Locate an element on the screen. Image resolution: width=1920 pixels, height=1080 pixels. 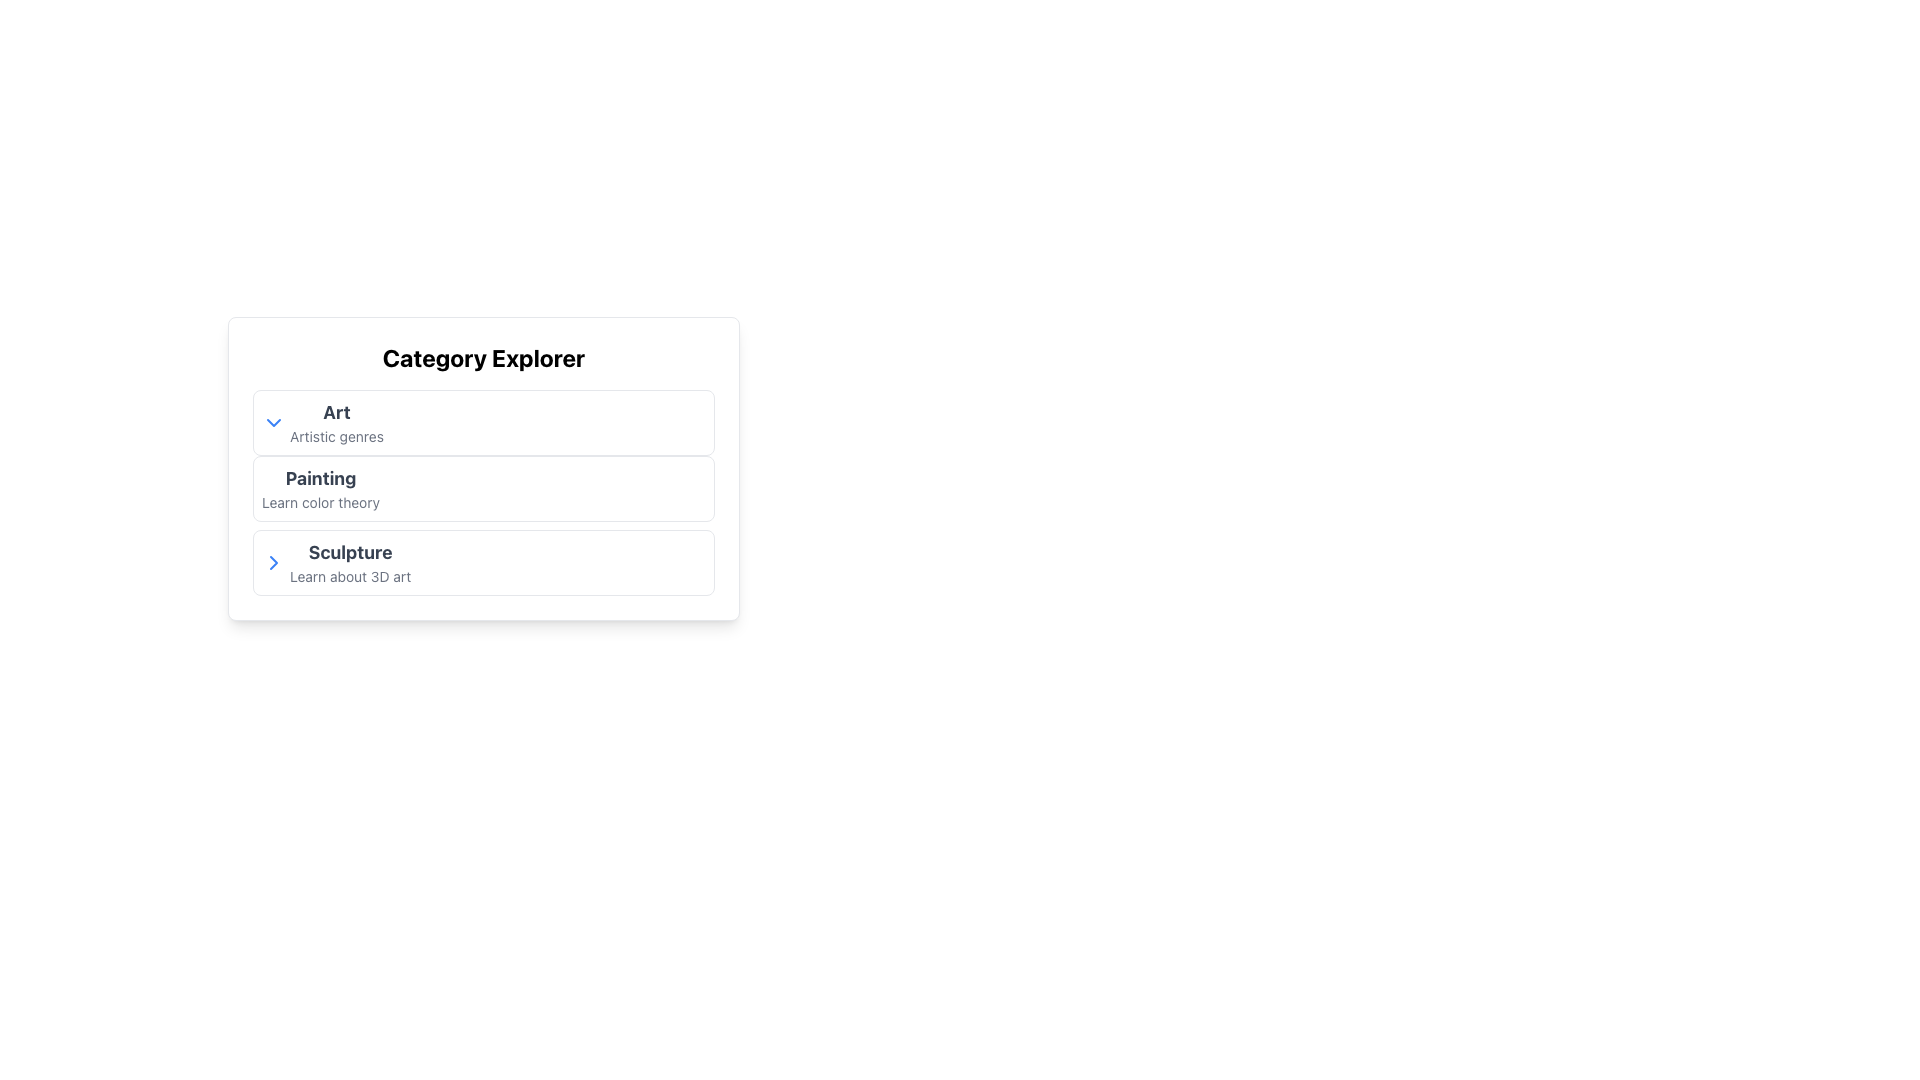
the category title text that visually distinguishes itself, located directly below 'Painting' is located at coordinates (350, 552).